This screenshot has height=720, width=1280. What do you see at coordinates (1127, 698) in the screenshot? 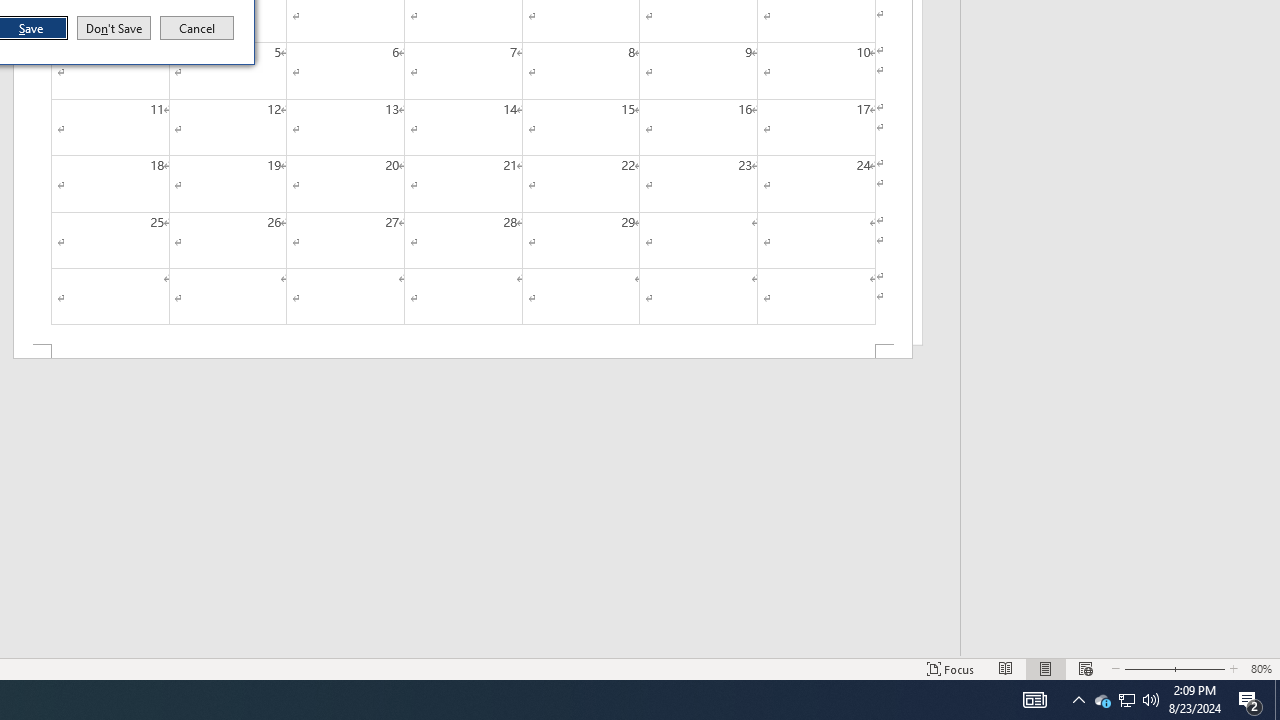
I see `'Q2790: 100%'` at bounding box center [1127, 698].